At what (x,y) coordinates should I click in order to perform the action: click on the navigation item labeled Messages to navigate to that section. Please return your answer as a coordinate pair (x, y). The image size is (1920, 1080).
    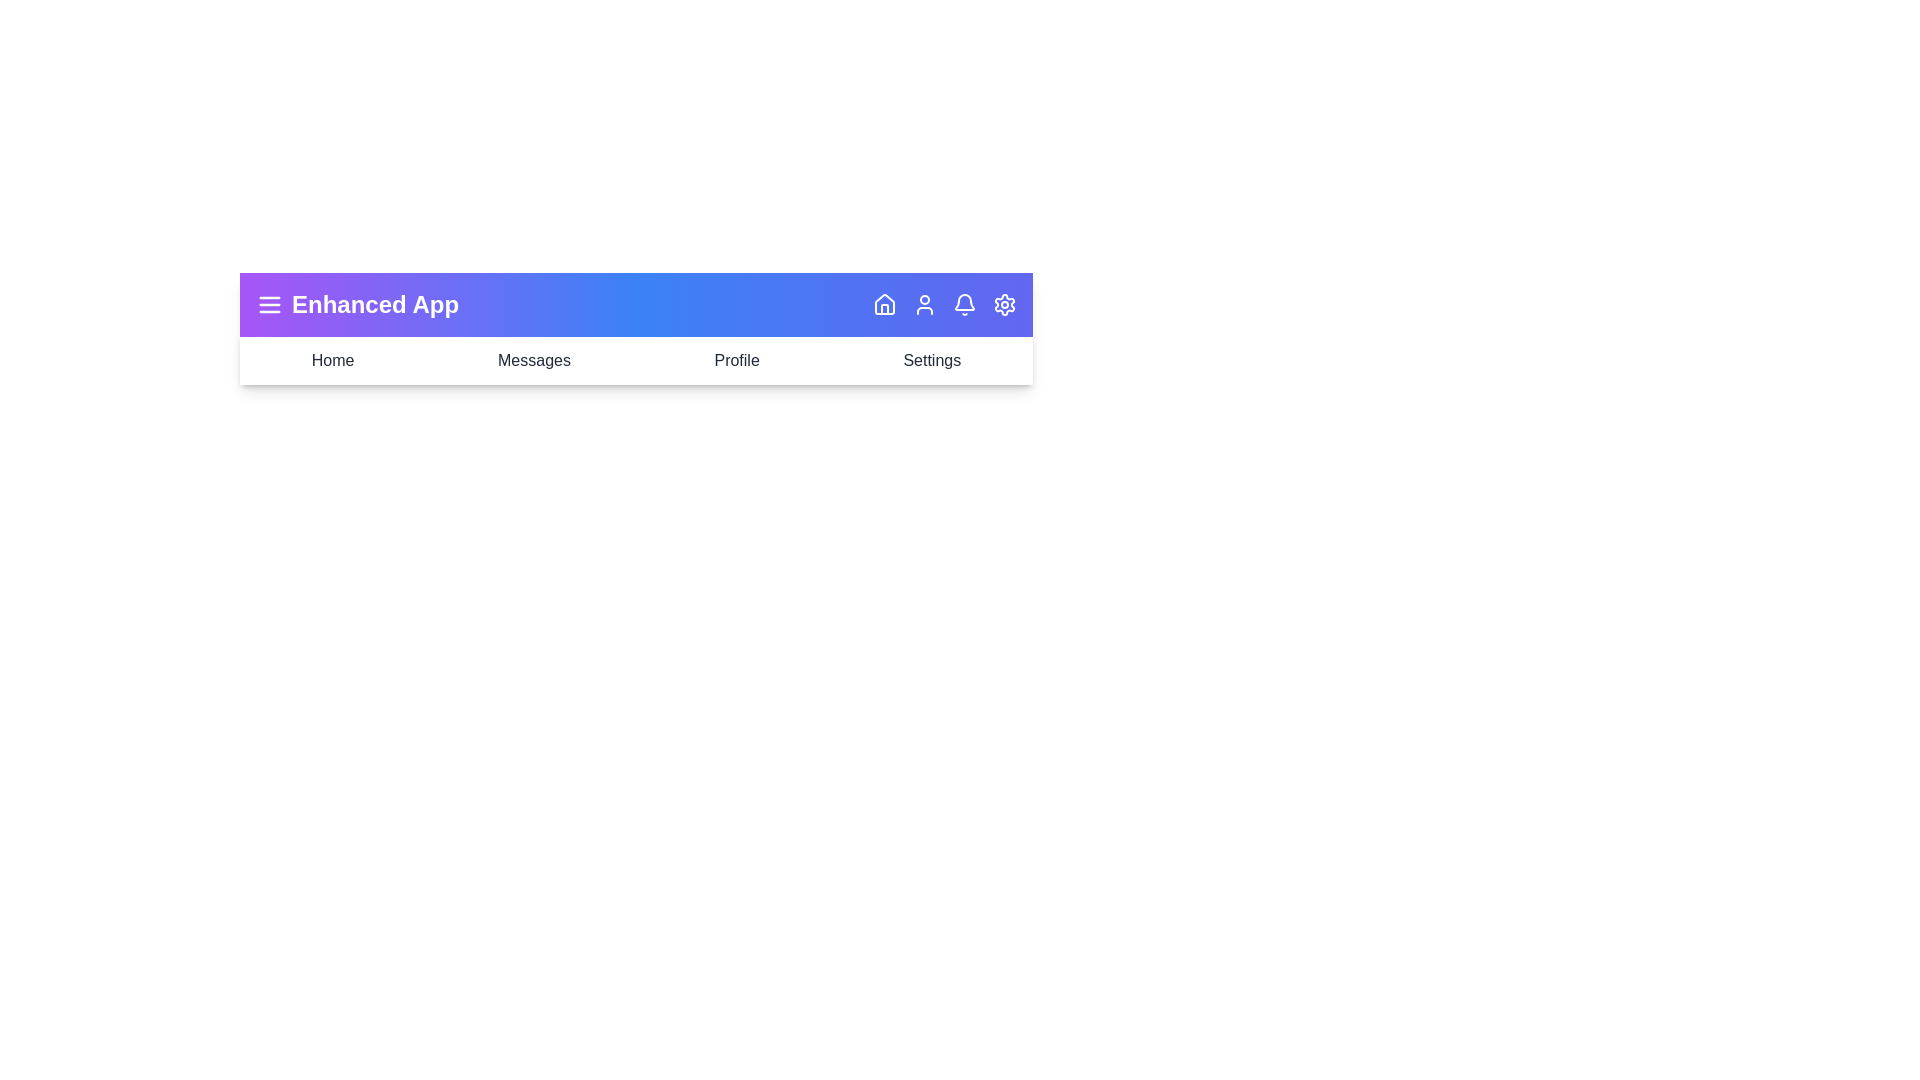
    Looking at the image, I should click on (533, 361).